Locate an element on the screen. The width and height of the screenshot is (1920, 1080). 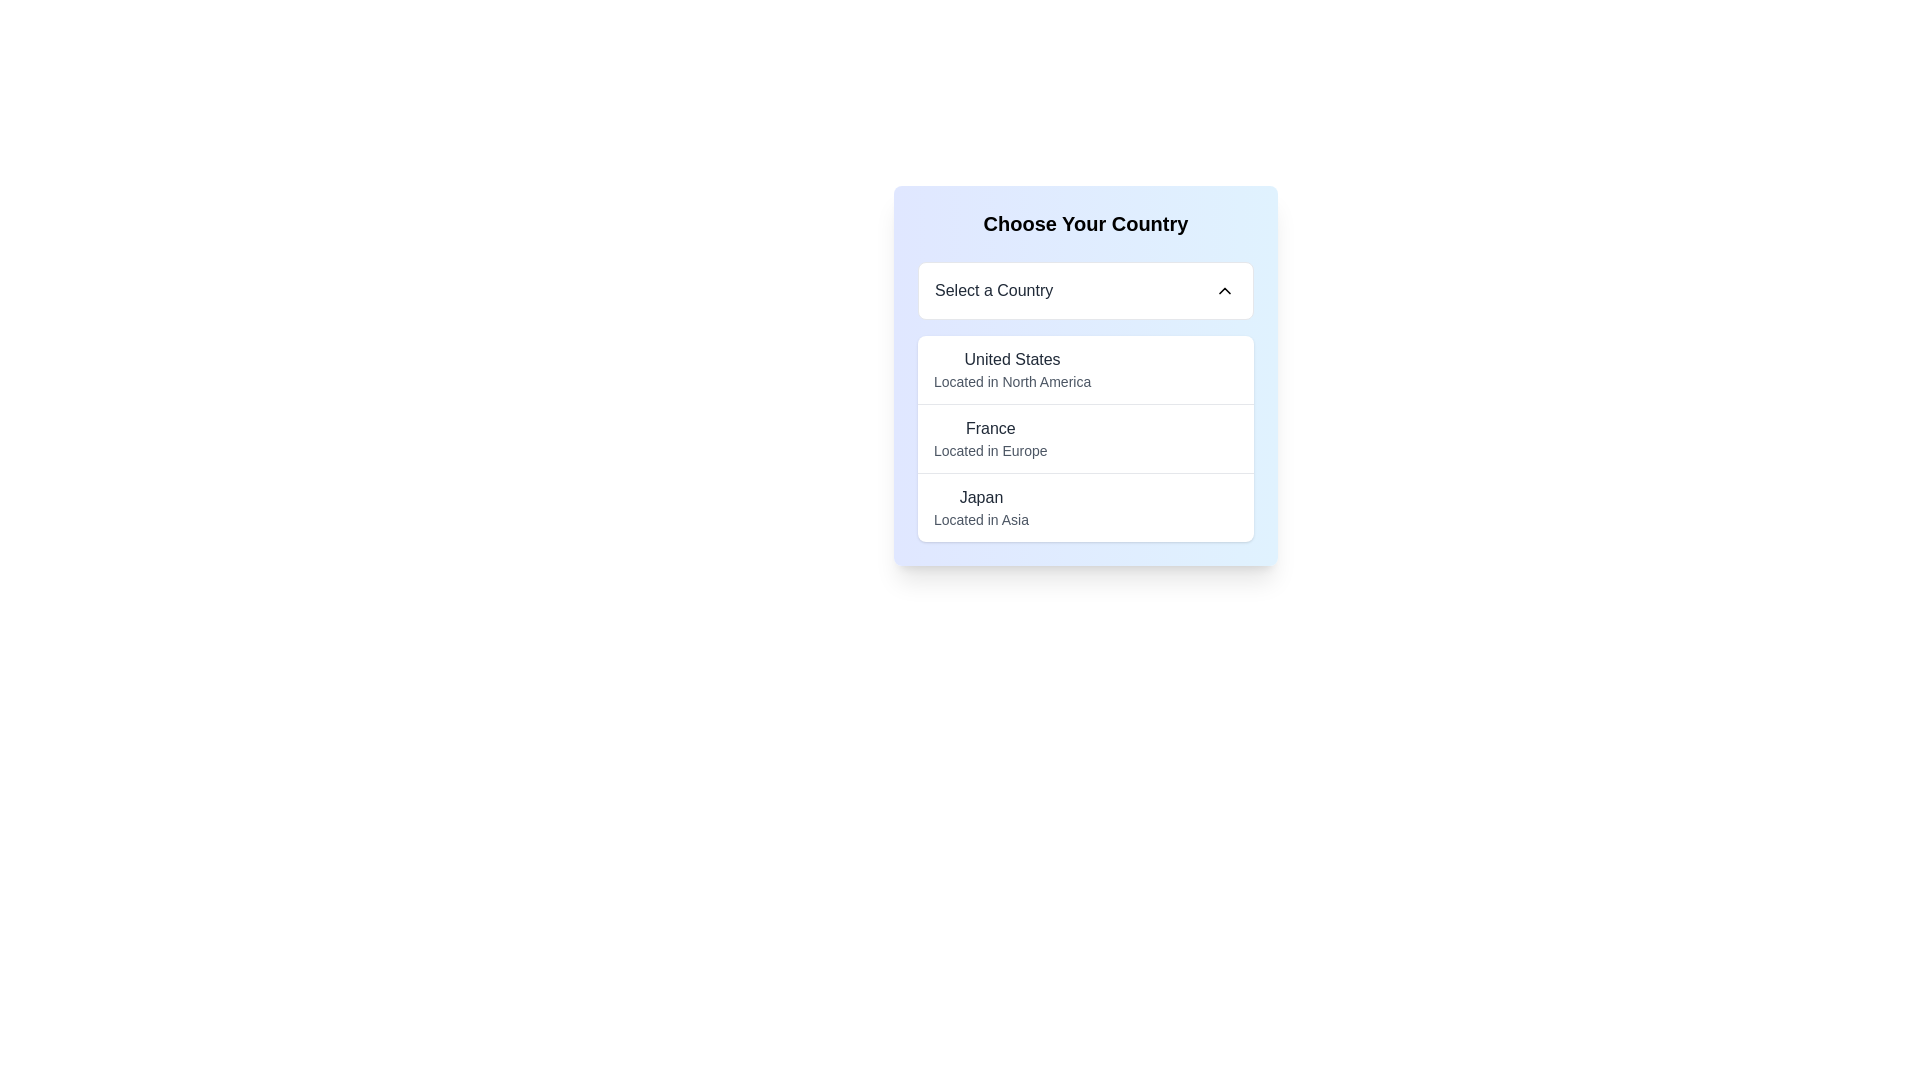
to select 'Japan' from the dropdown list of country options, which is the third item below 'United States' and 'France' is located at coordinates (1084, 506).